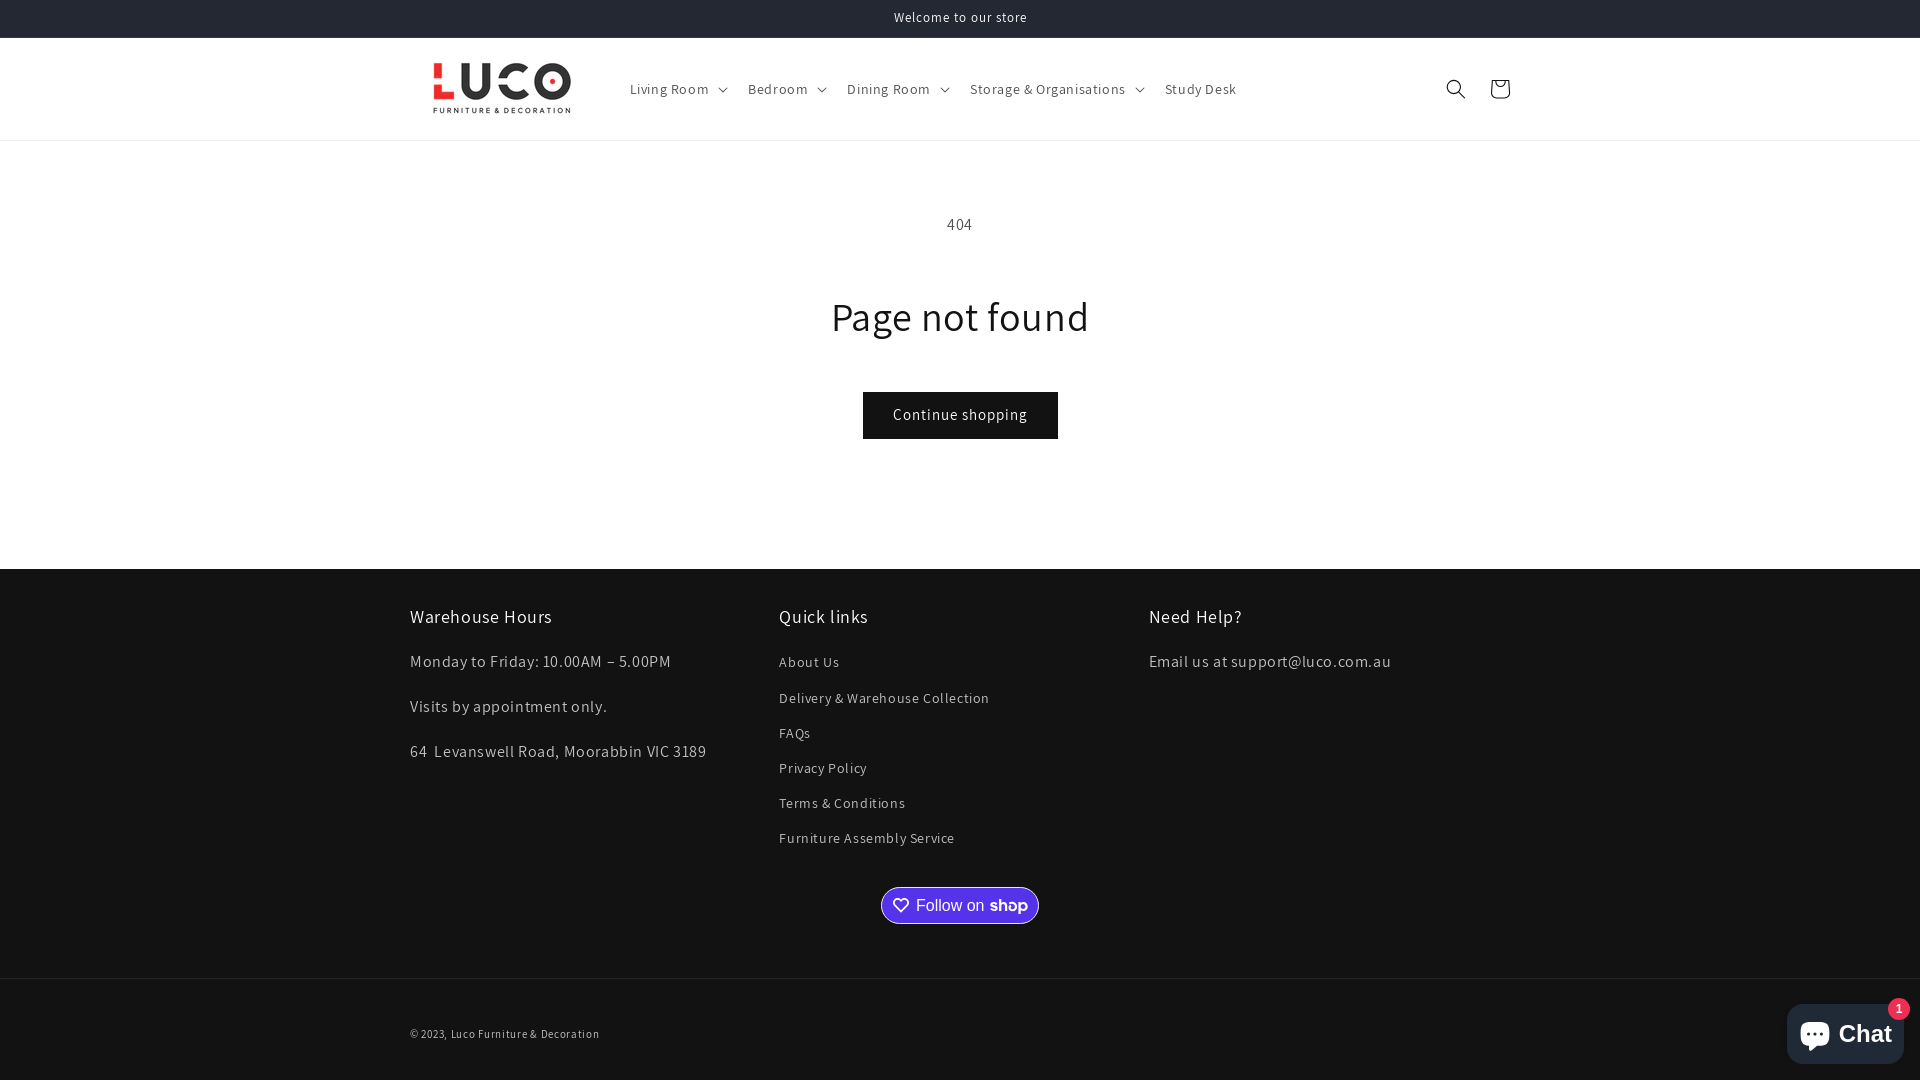  I want to click on 'Privacy Policy', so click(822, 767).